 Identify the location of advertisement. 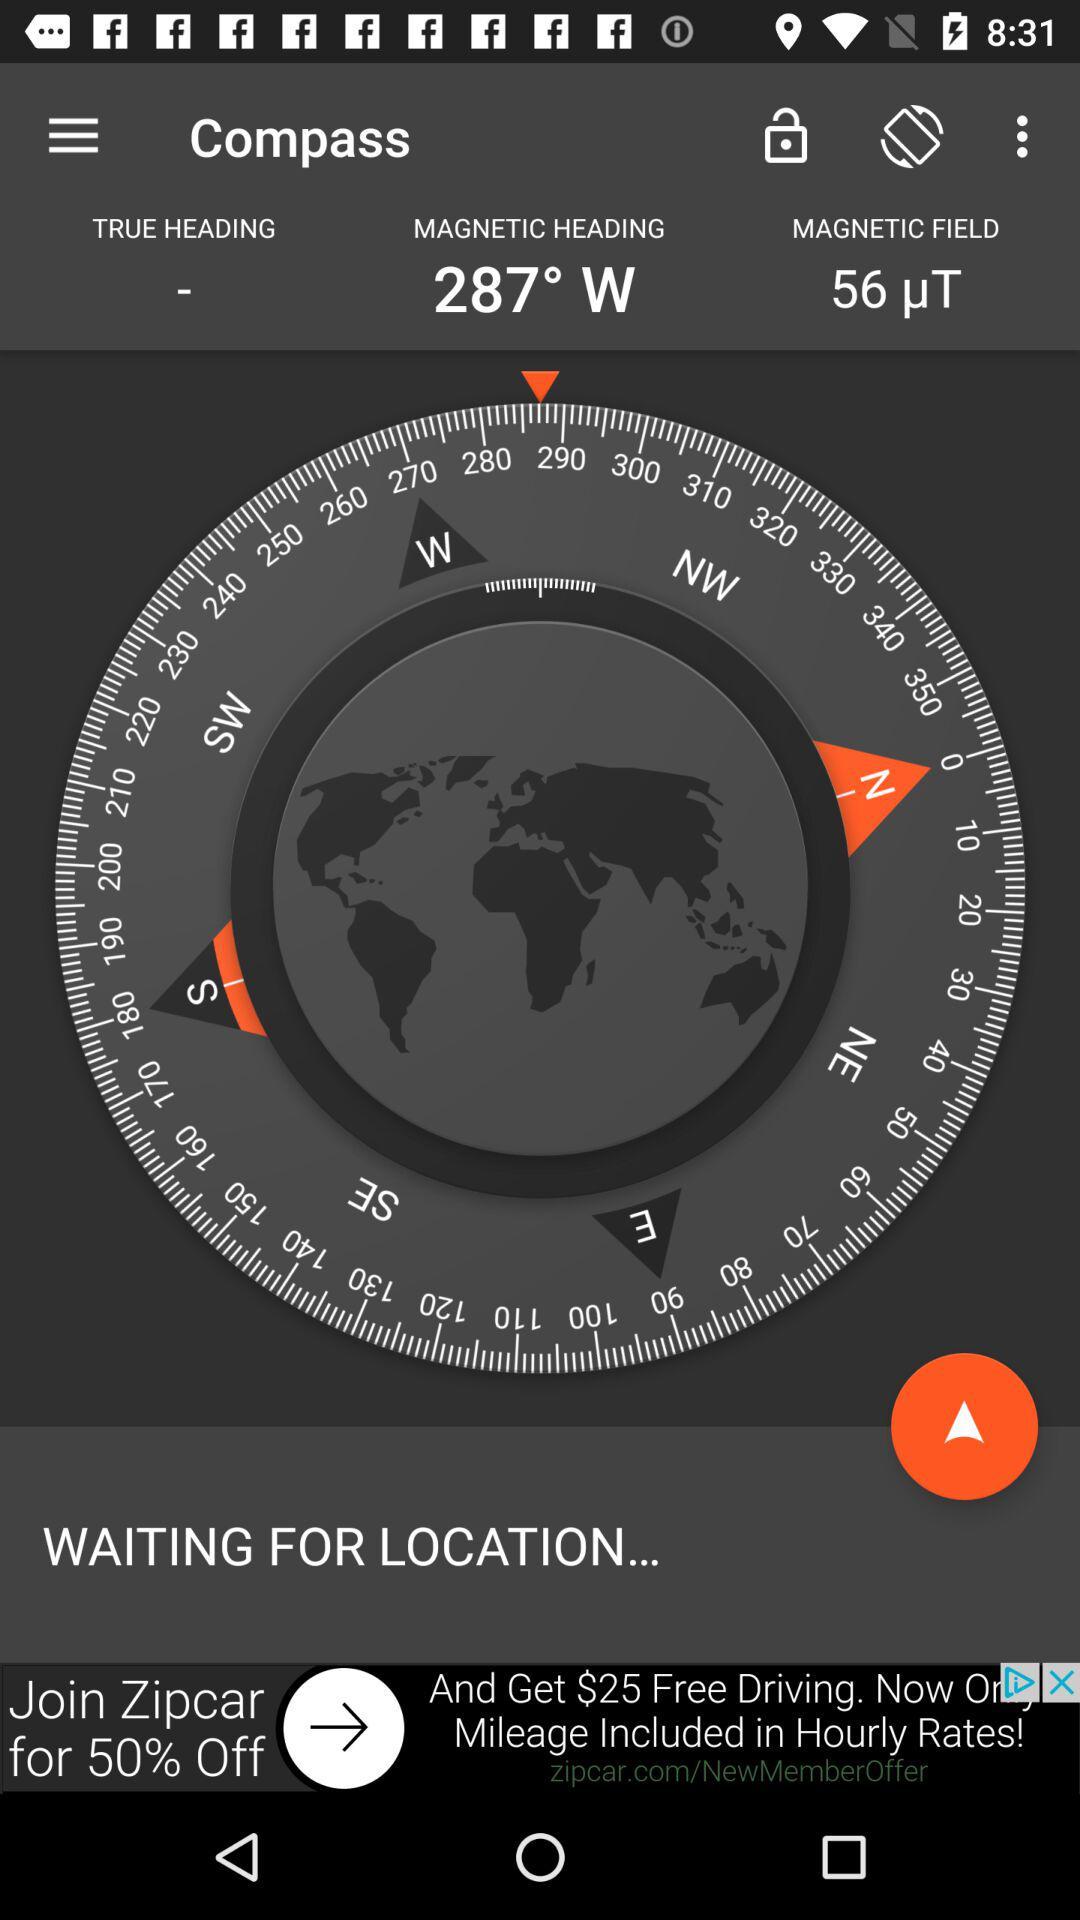
(540, 1727).